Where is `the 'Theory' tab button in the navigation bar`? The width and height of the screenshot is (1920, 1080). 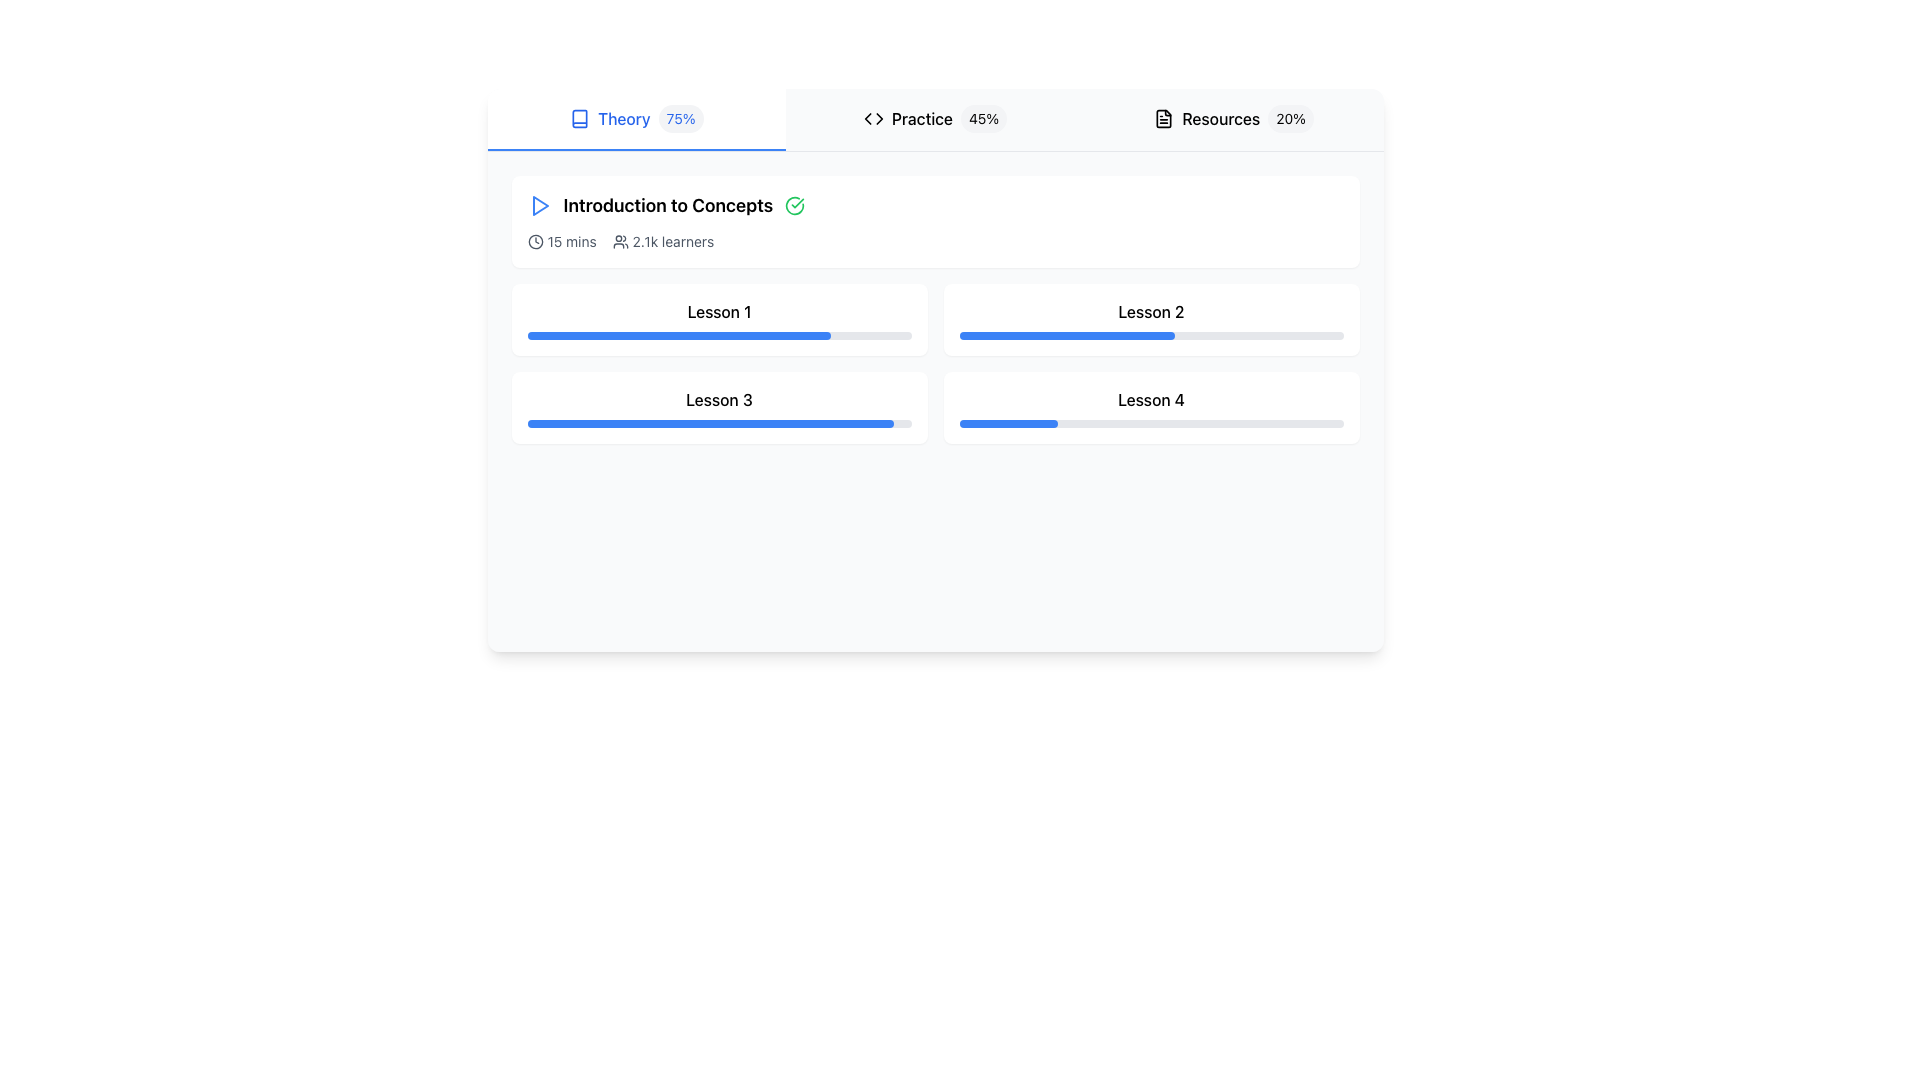 the 'Theory' tab button in the navigation bar is located at coordinates (635, 119).